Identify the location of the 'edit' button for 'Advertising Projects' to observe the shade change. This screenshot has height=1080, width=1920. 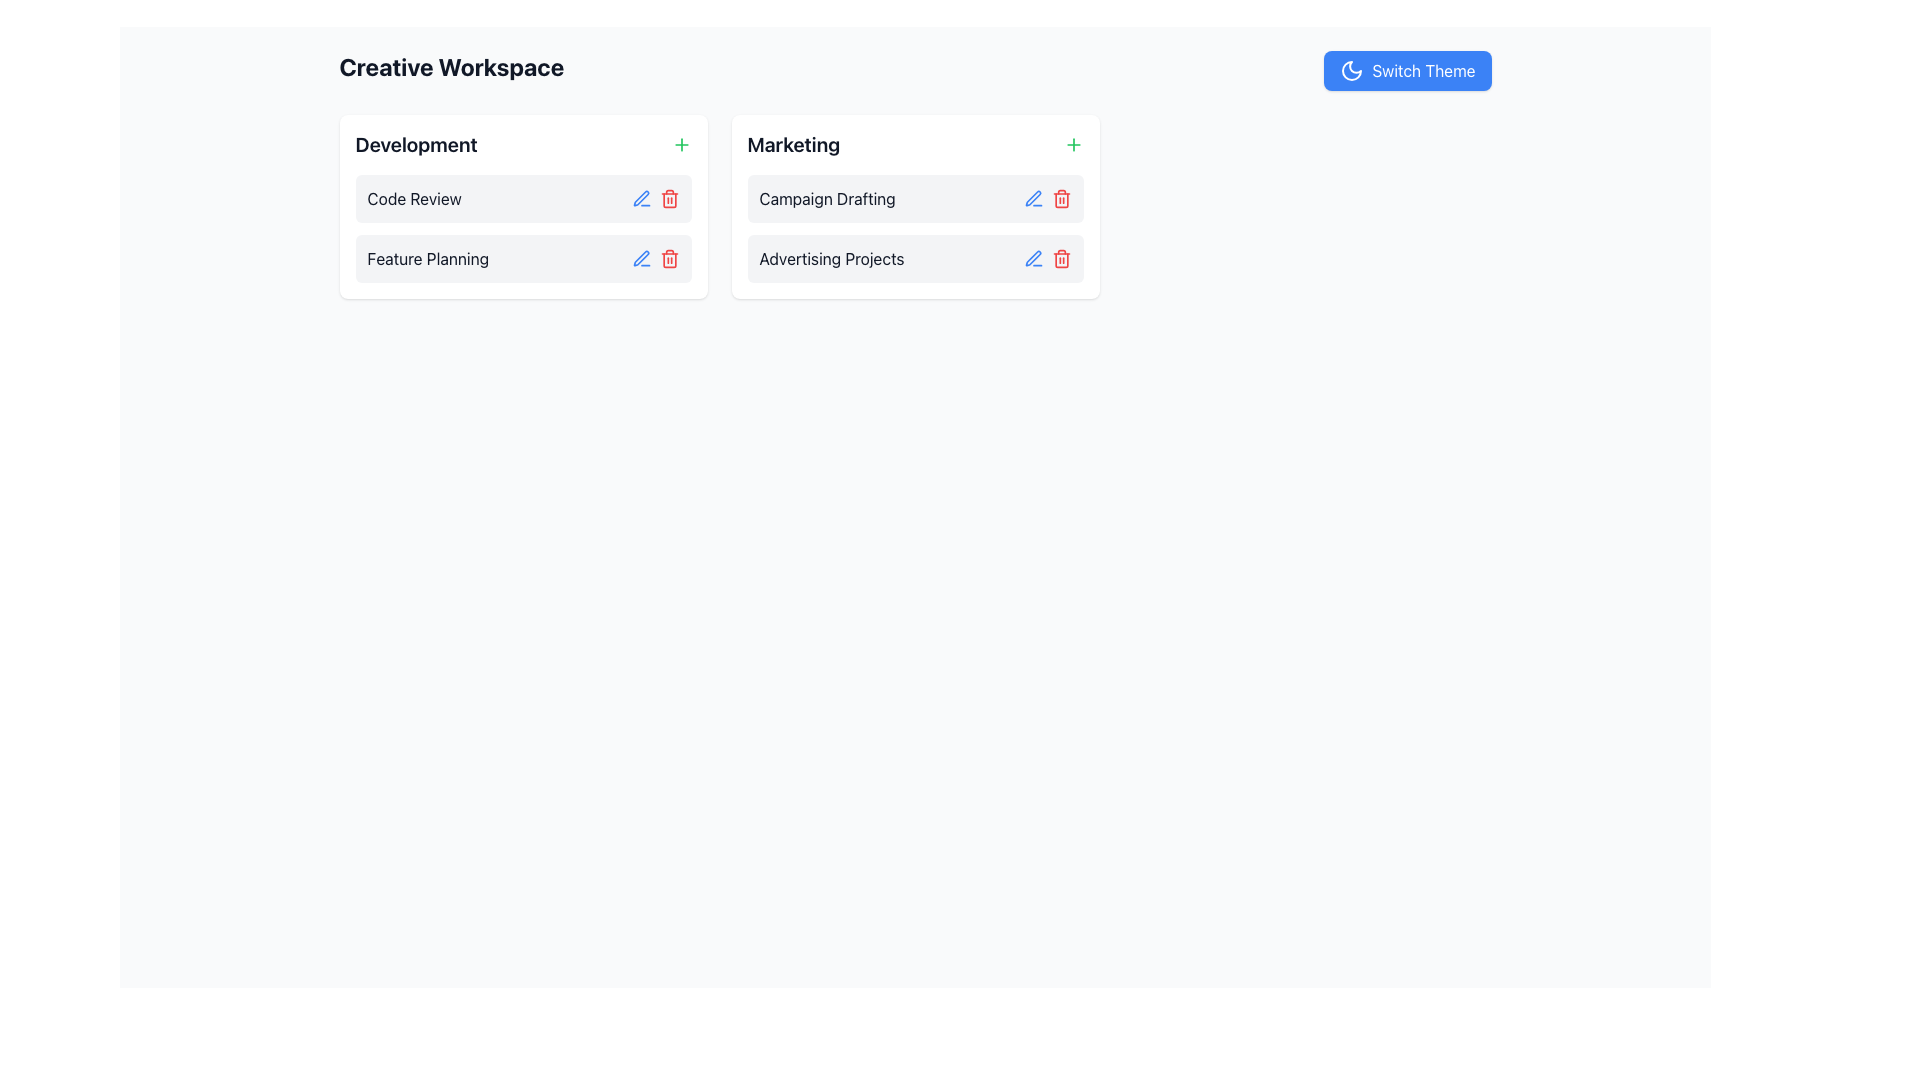
(1033, 257).